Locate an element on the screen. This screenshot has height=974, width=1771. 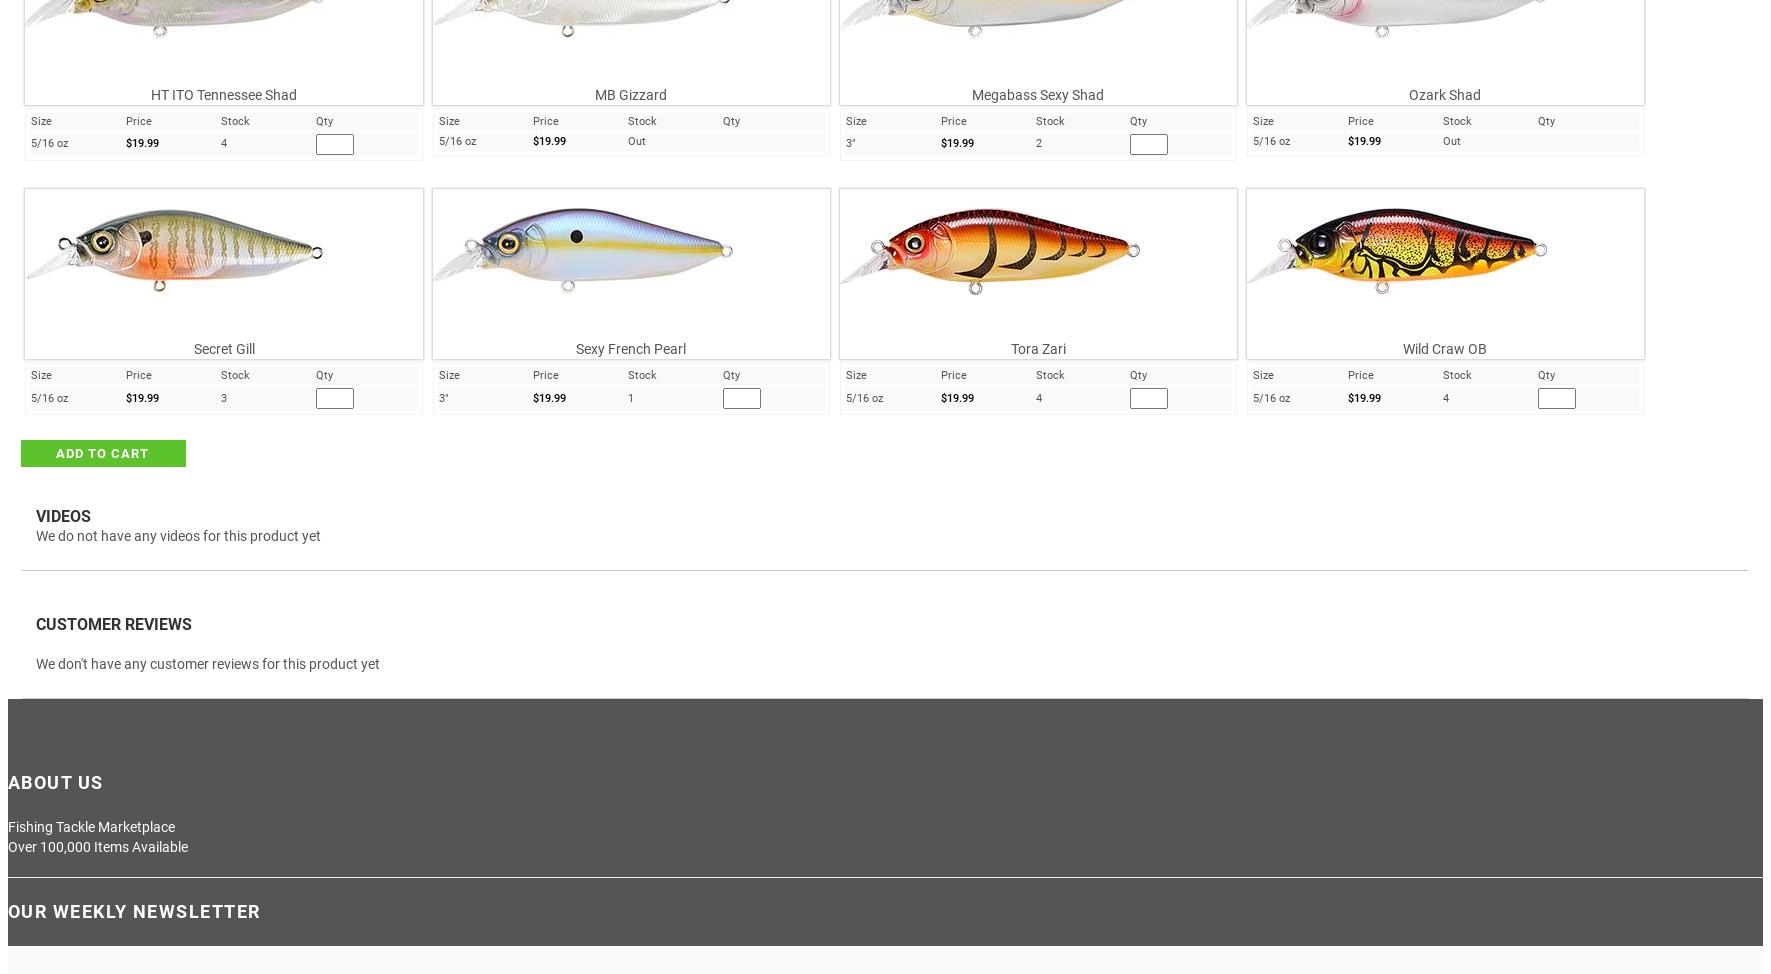
'ADD TO CART' is located at coordinates (54, 452).